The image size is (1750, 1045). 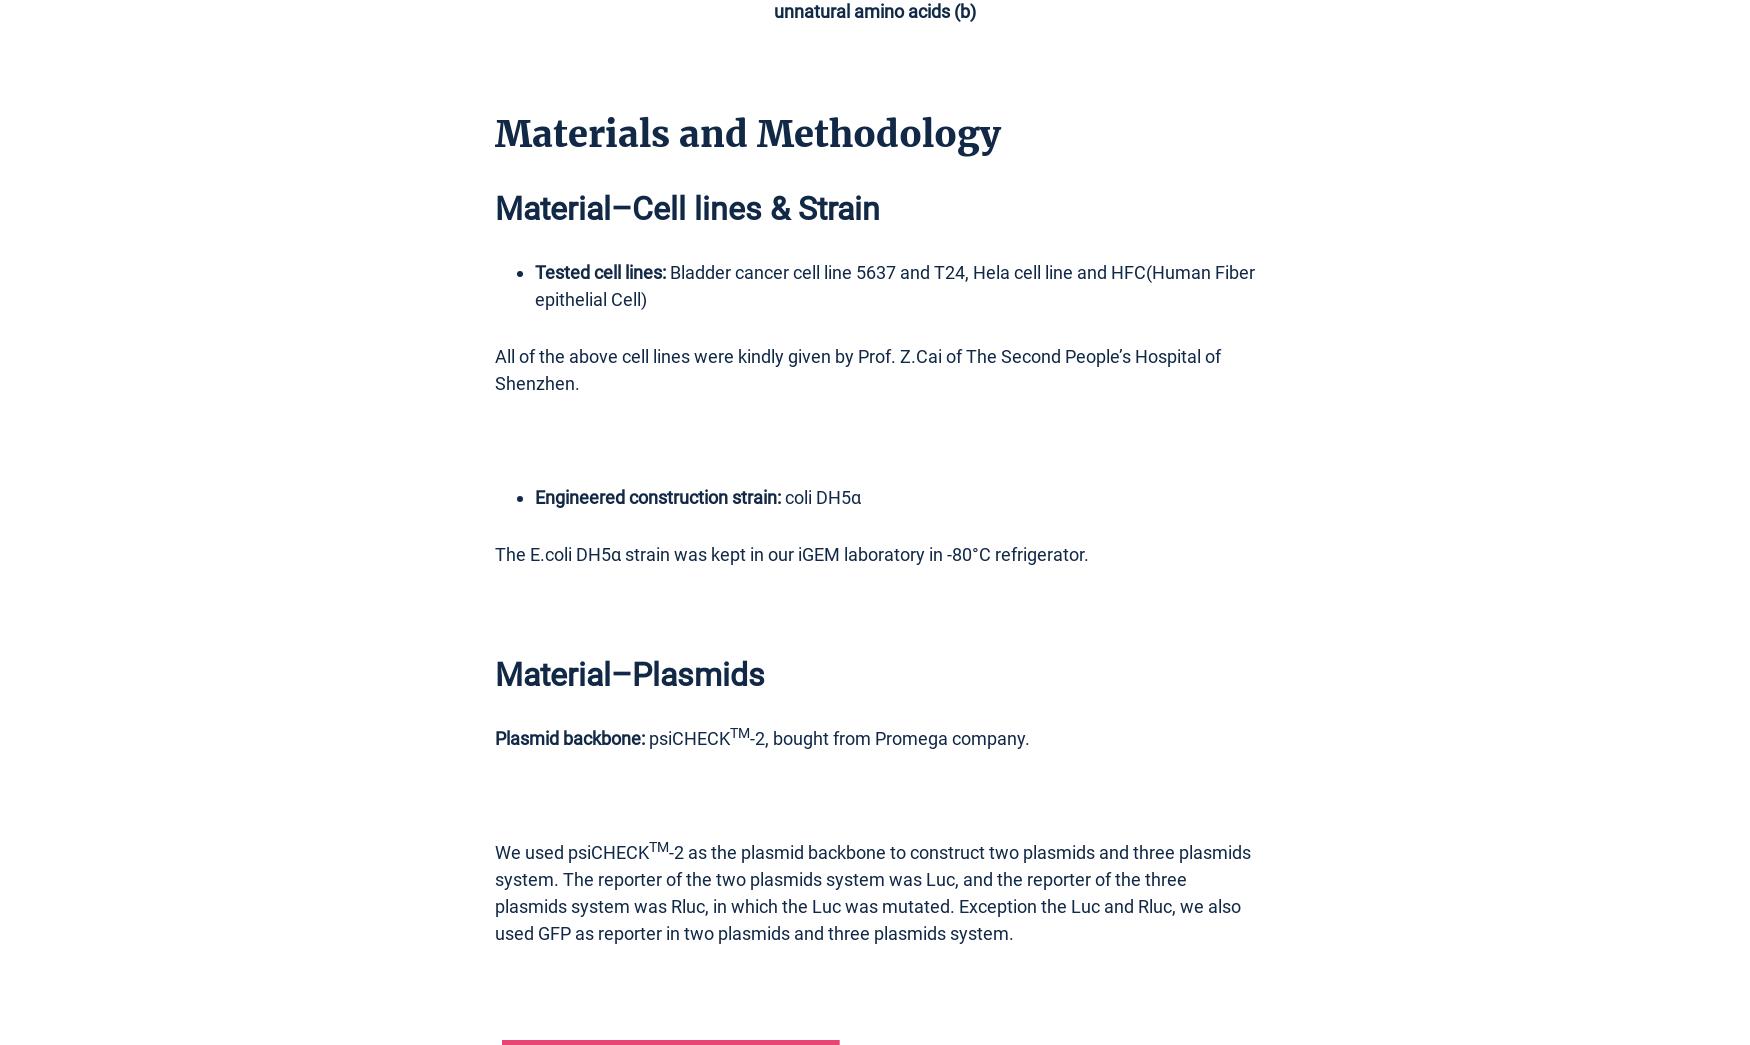 What do you see at coordinates (629, 674) in the screenshot?
I see `'Material–Plasmids'` at bounding box center [629, 674].